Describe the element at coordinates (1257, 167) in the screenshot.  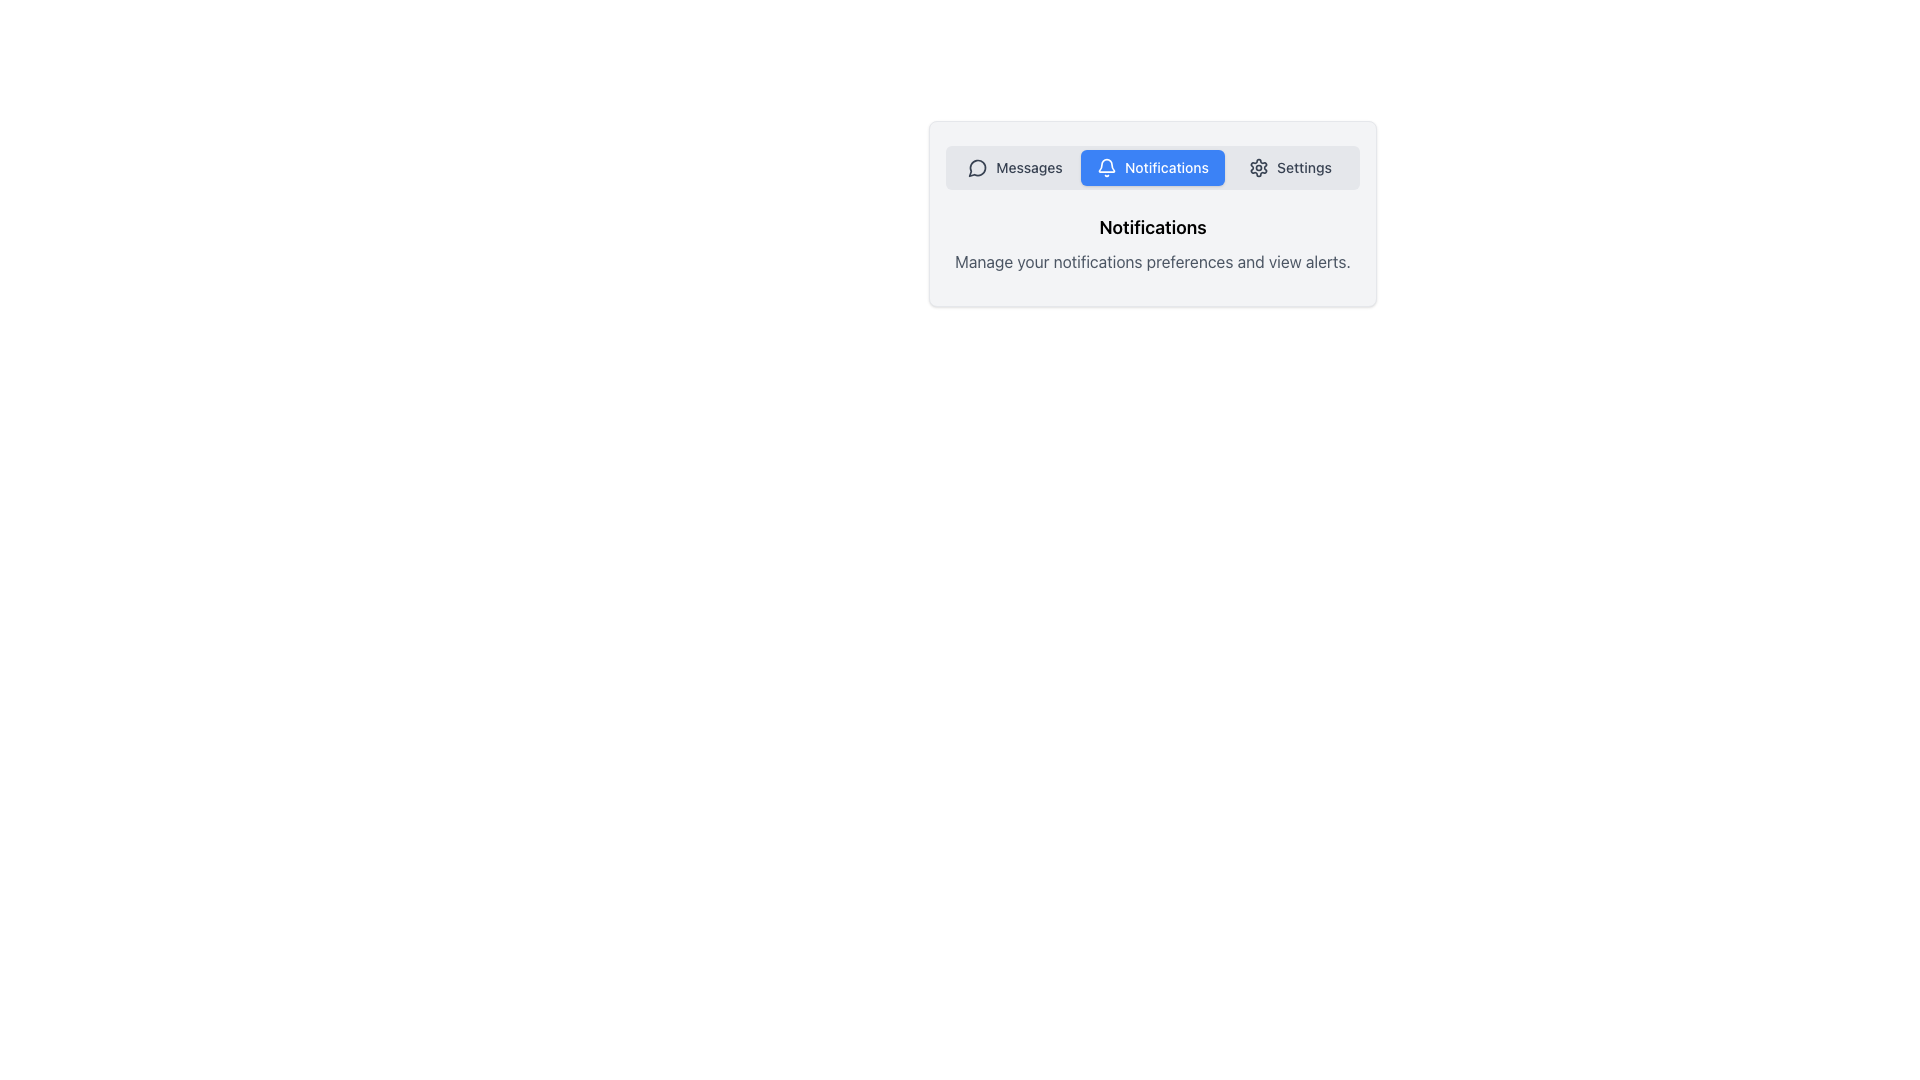
I see `the gear icon representing the settings feature, located in the upper portion of the interface on the rightmost position of the horizontal menu bar` at that location.